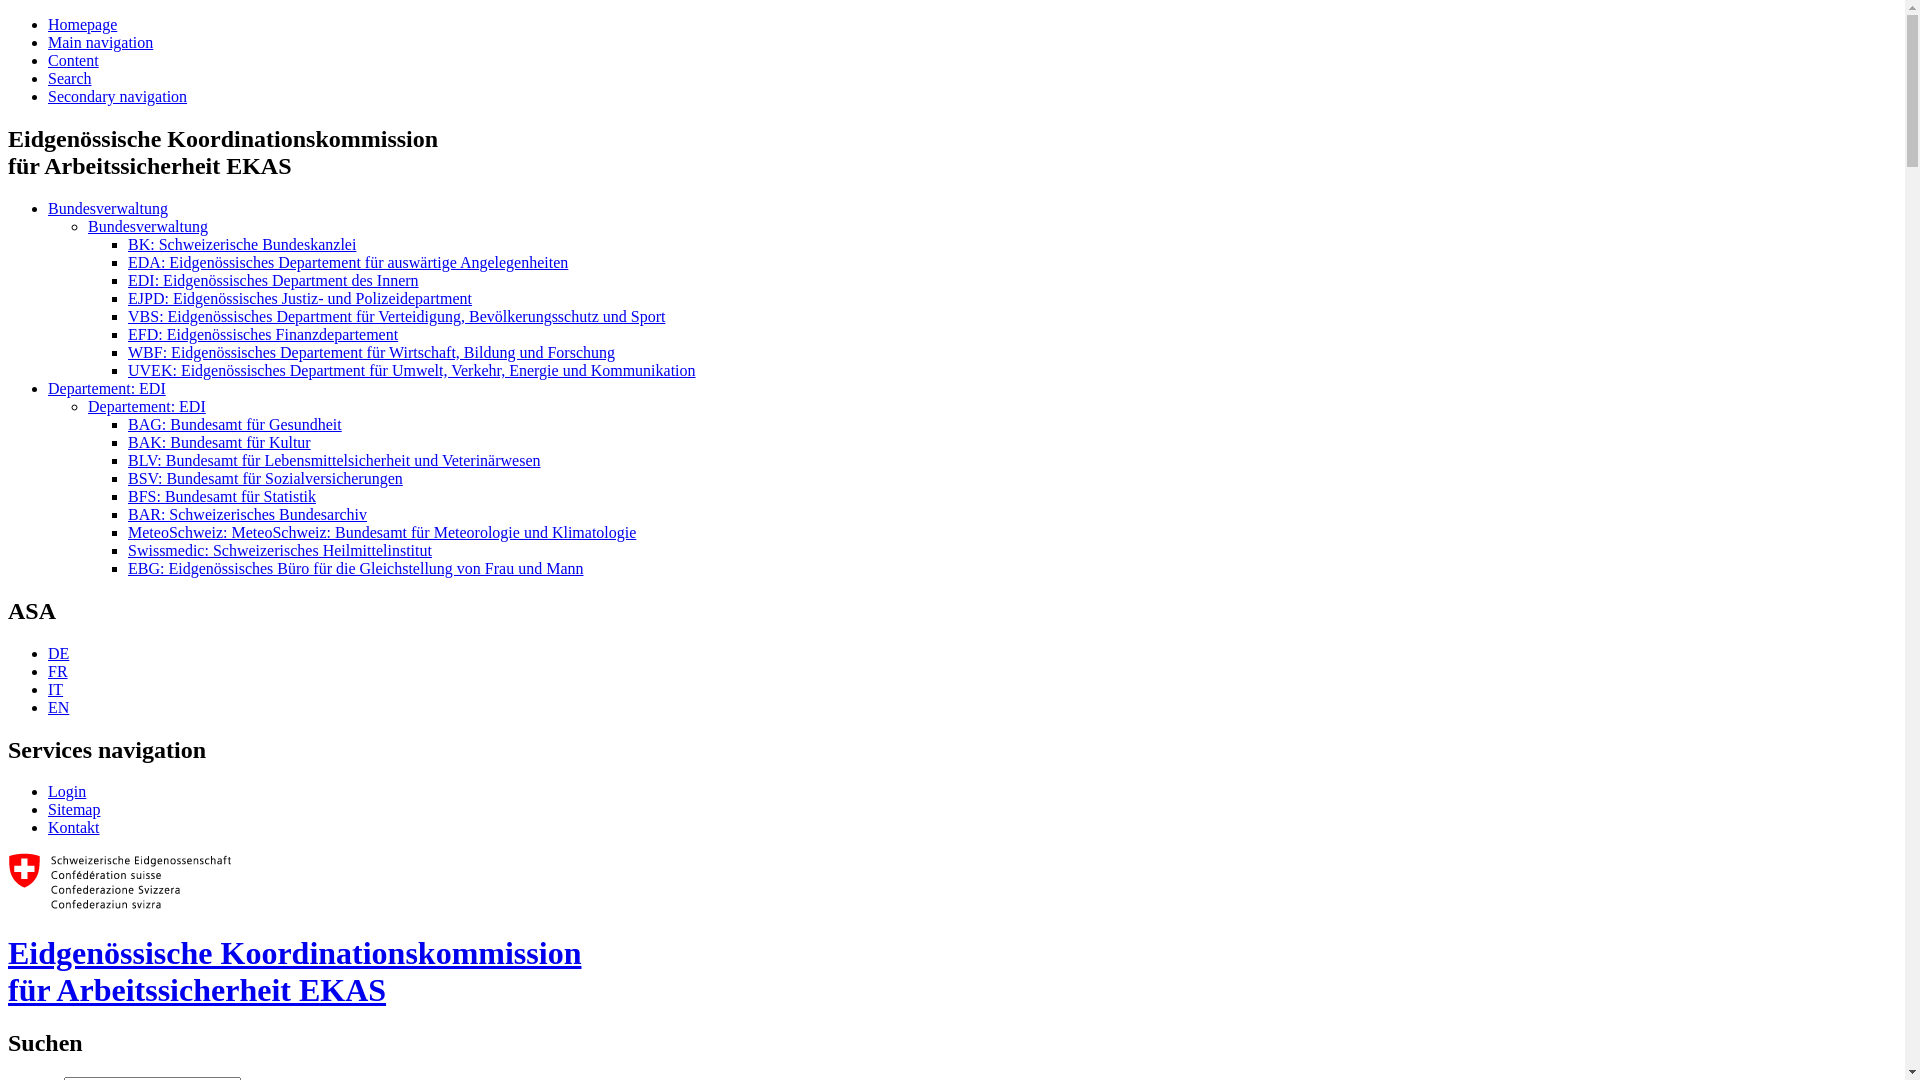 Image resolution: width=1920 pixels, height=1080 pixels. Describe the element at coordinates (58, 653) in the screenshot. I see `'DE'` at that location.